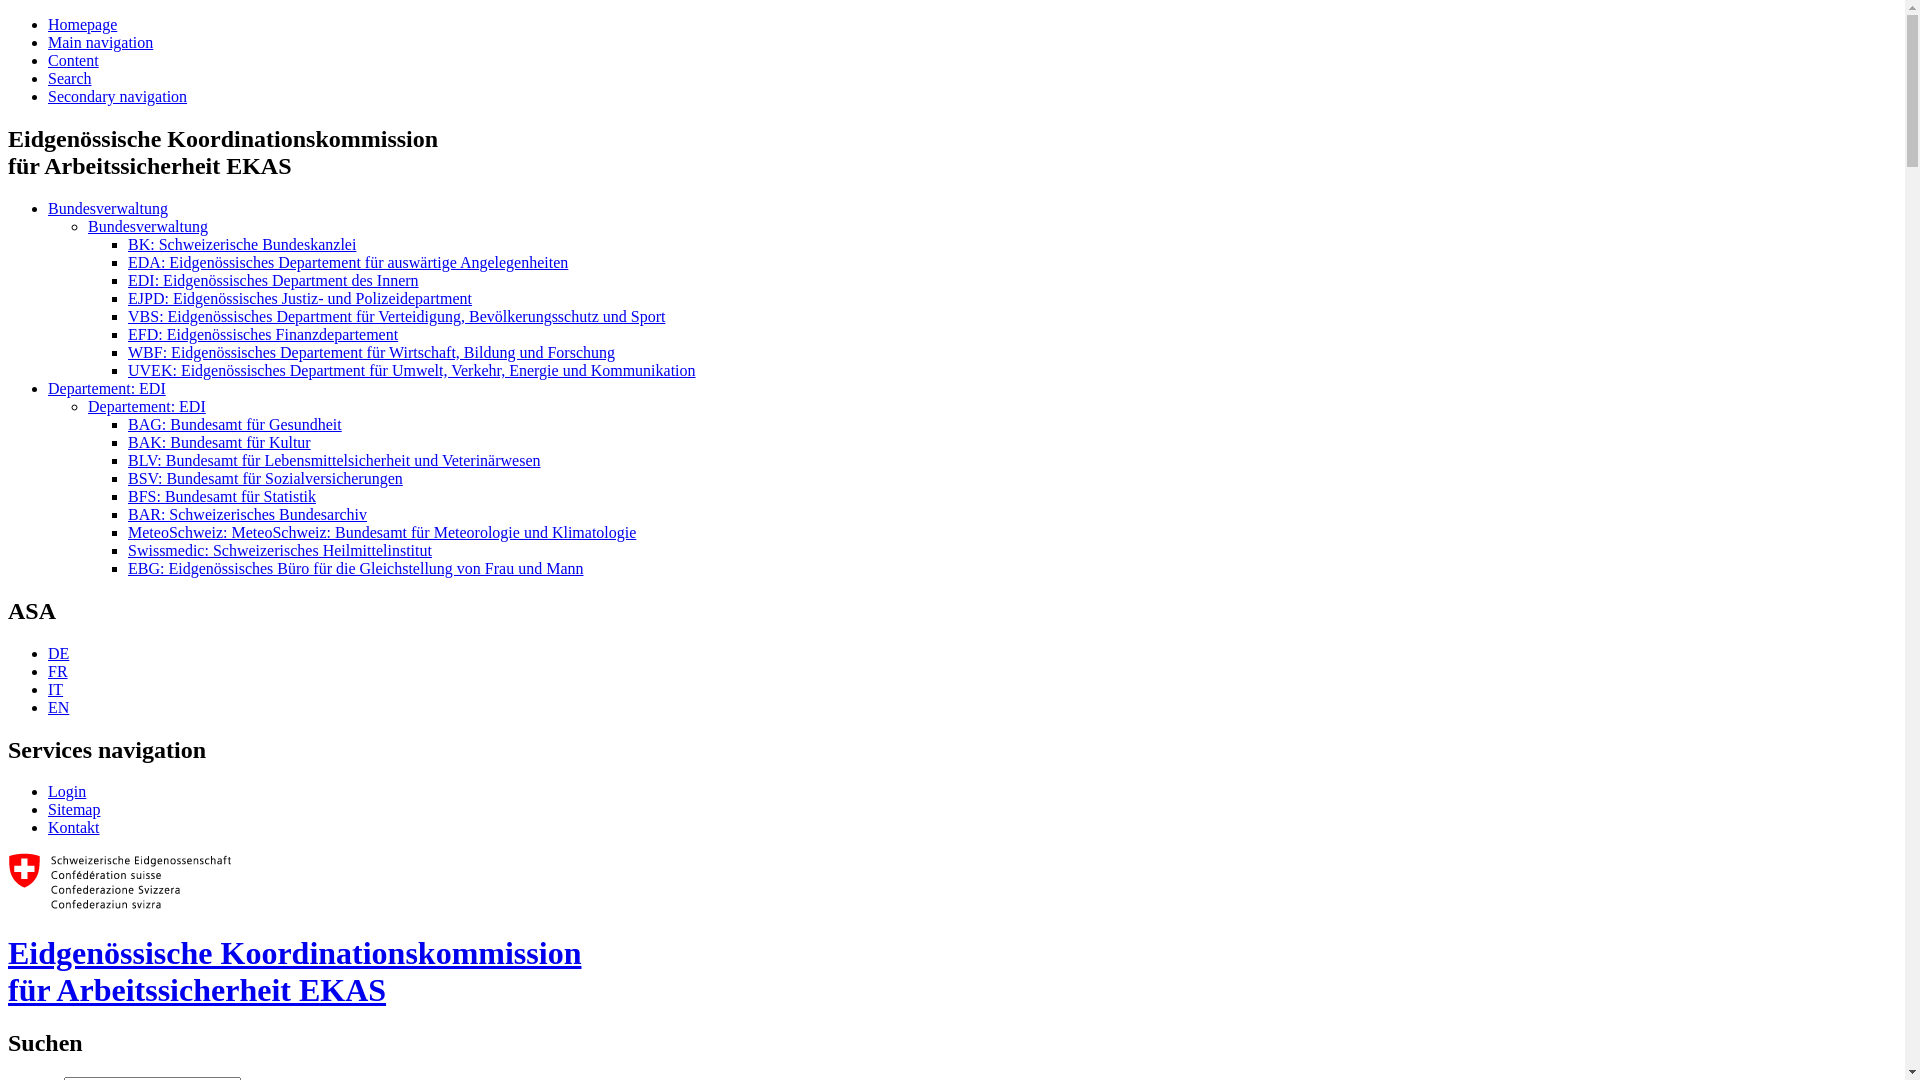 Image resolution: width=1920 pixels, height=1080 pixels. Describe the element at coordinates (58, 653) in the screenshot. I see `'DE'` at that location.